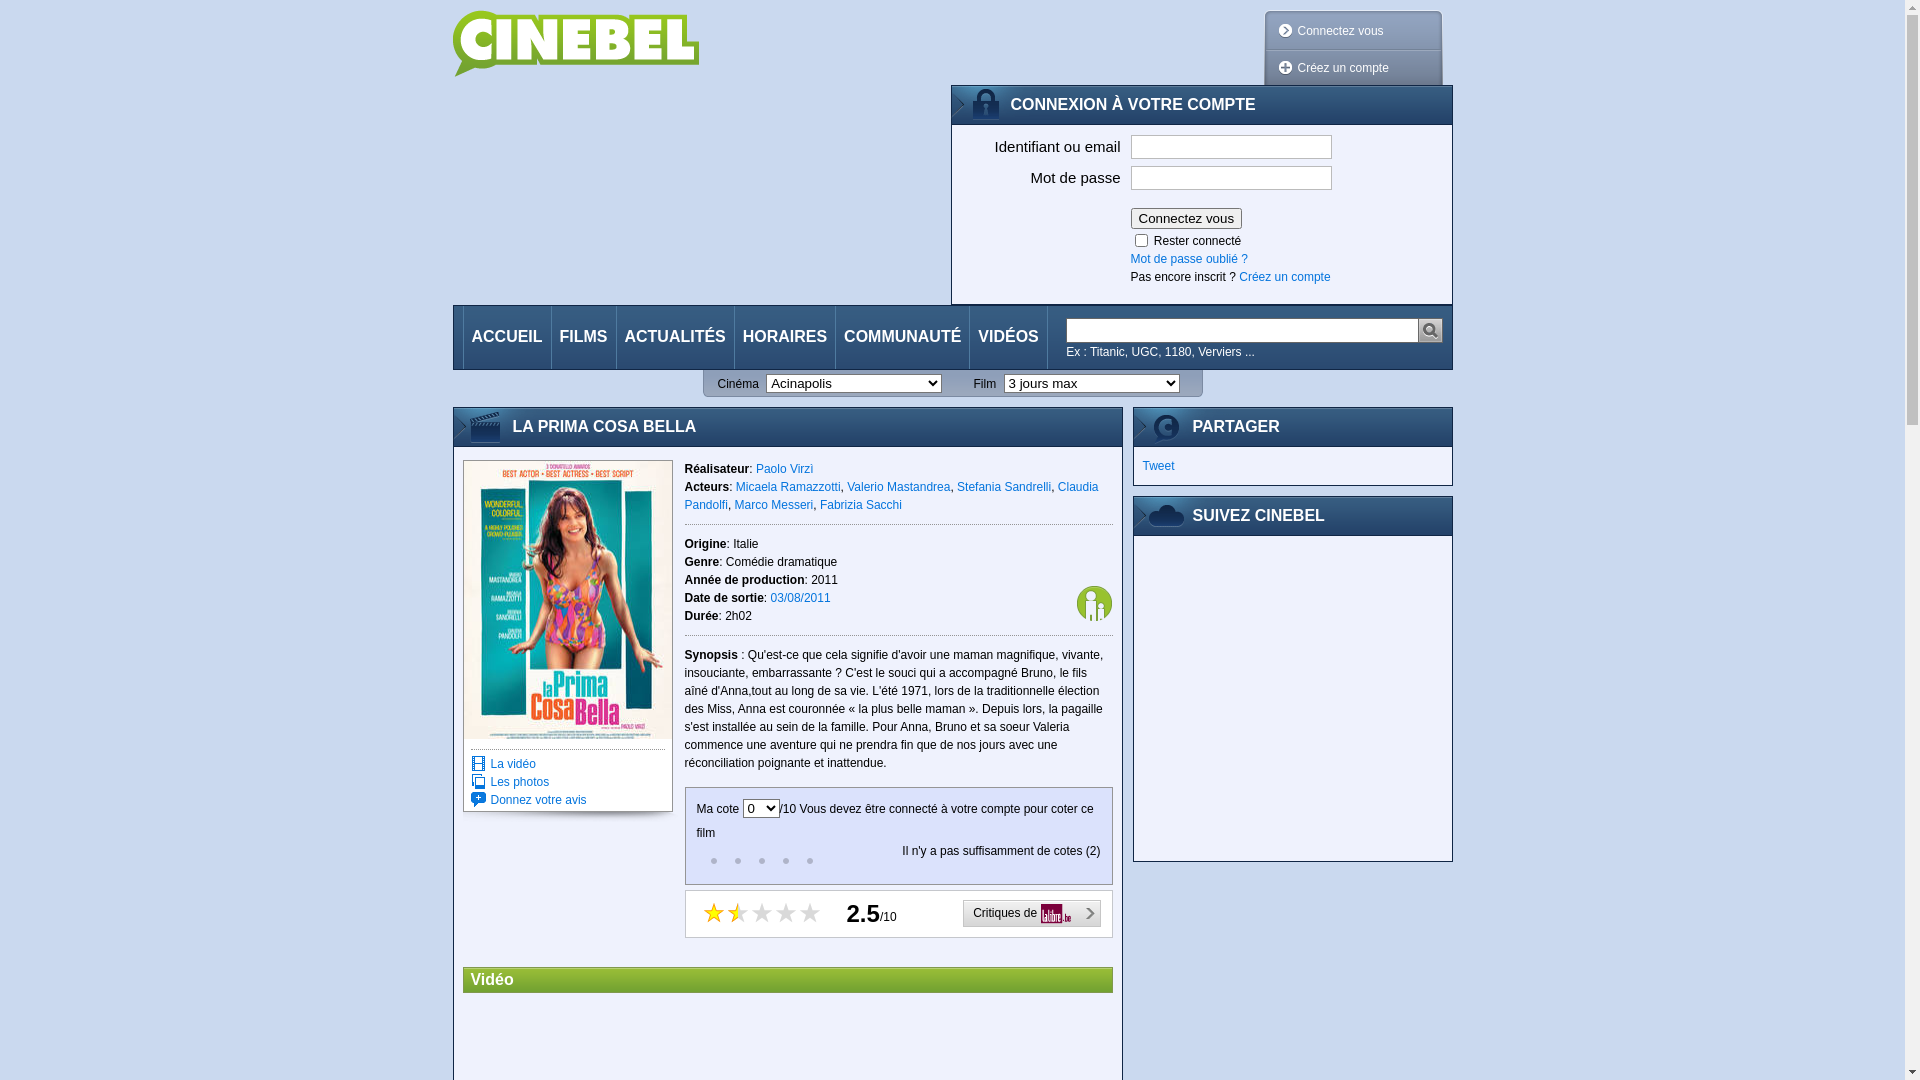 This screenshot has height=1080, width=1920. I want to click on 'Connectez vous', so click(1185, 218).